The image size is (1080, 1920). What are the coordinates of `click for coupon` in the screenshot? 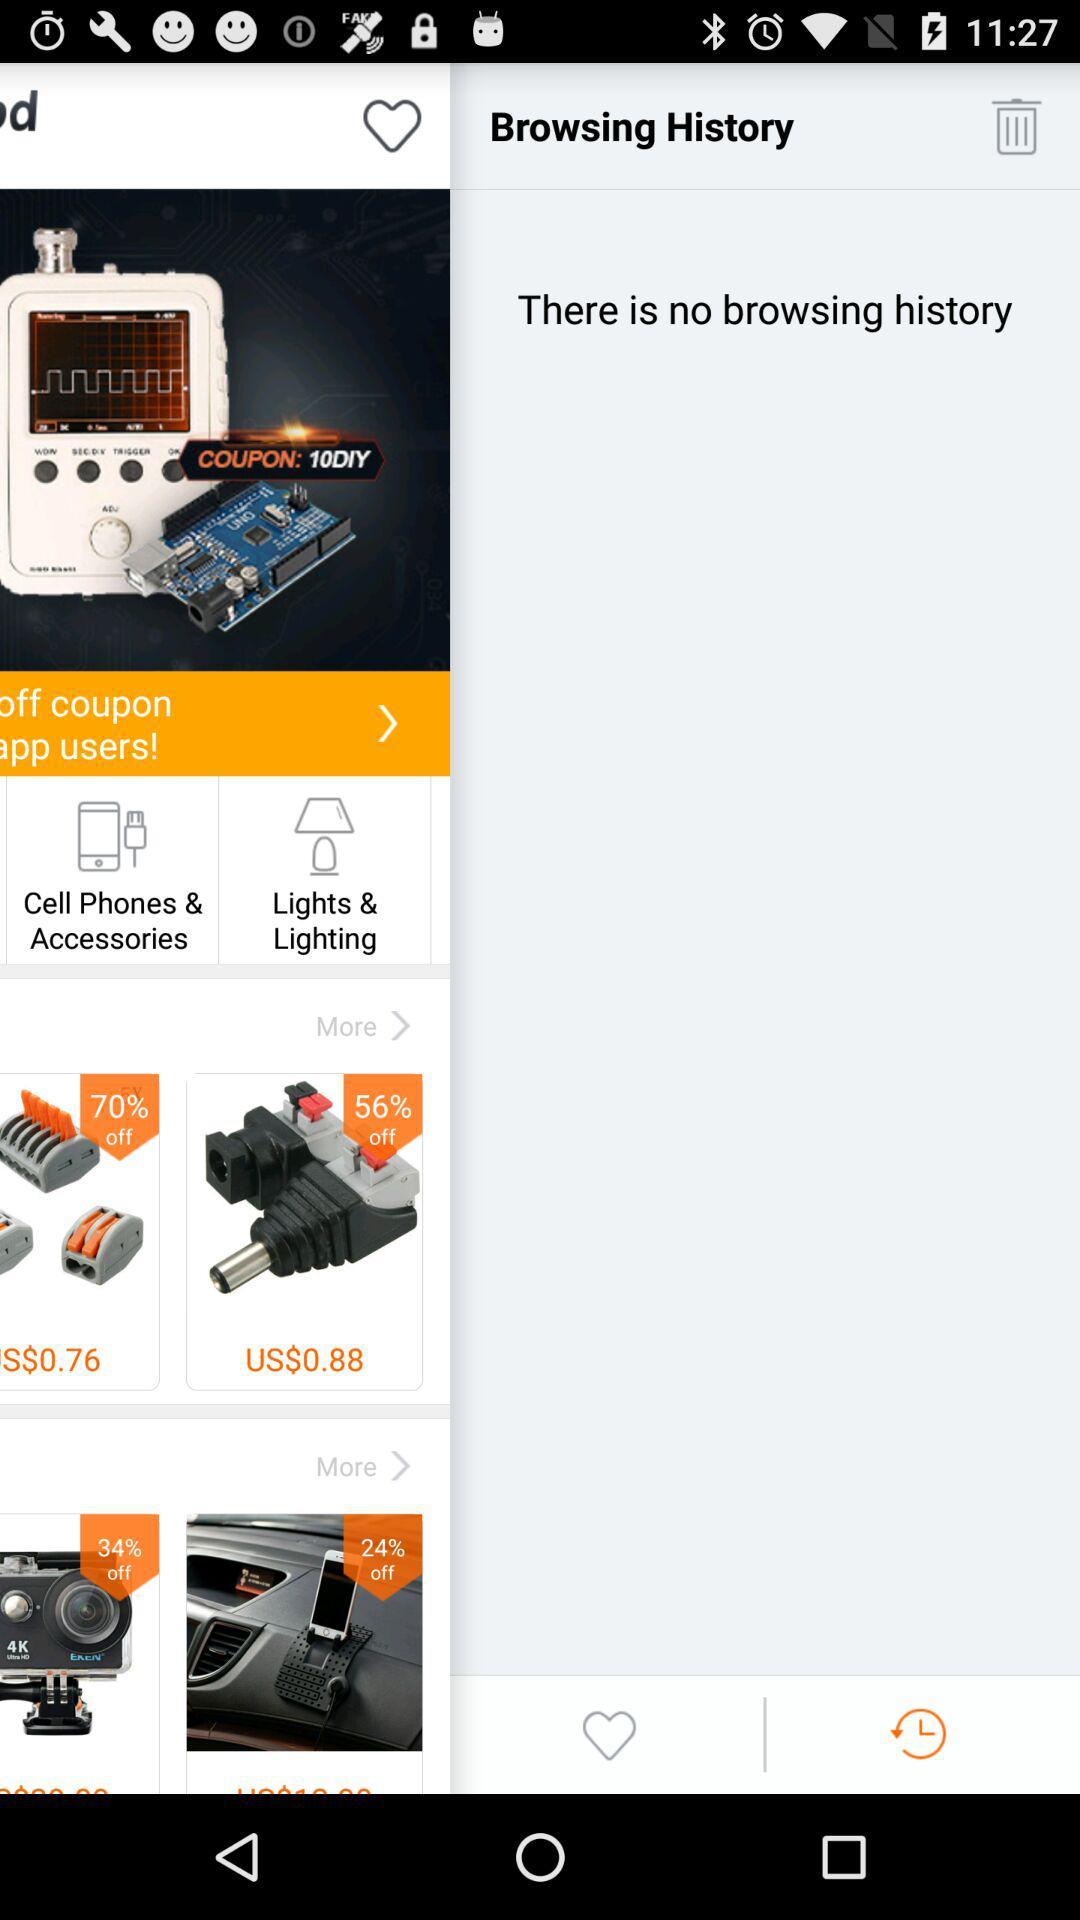 It's located at (224, 429).